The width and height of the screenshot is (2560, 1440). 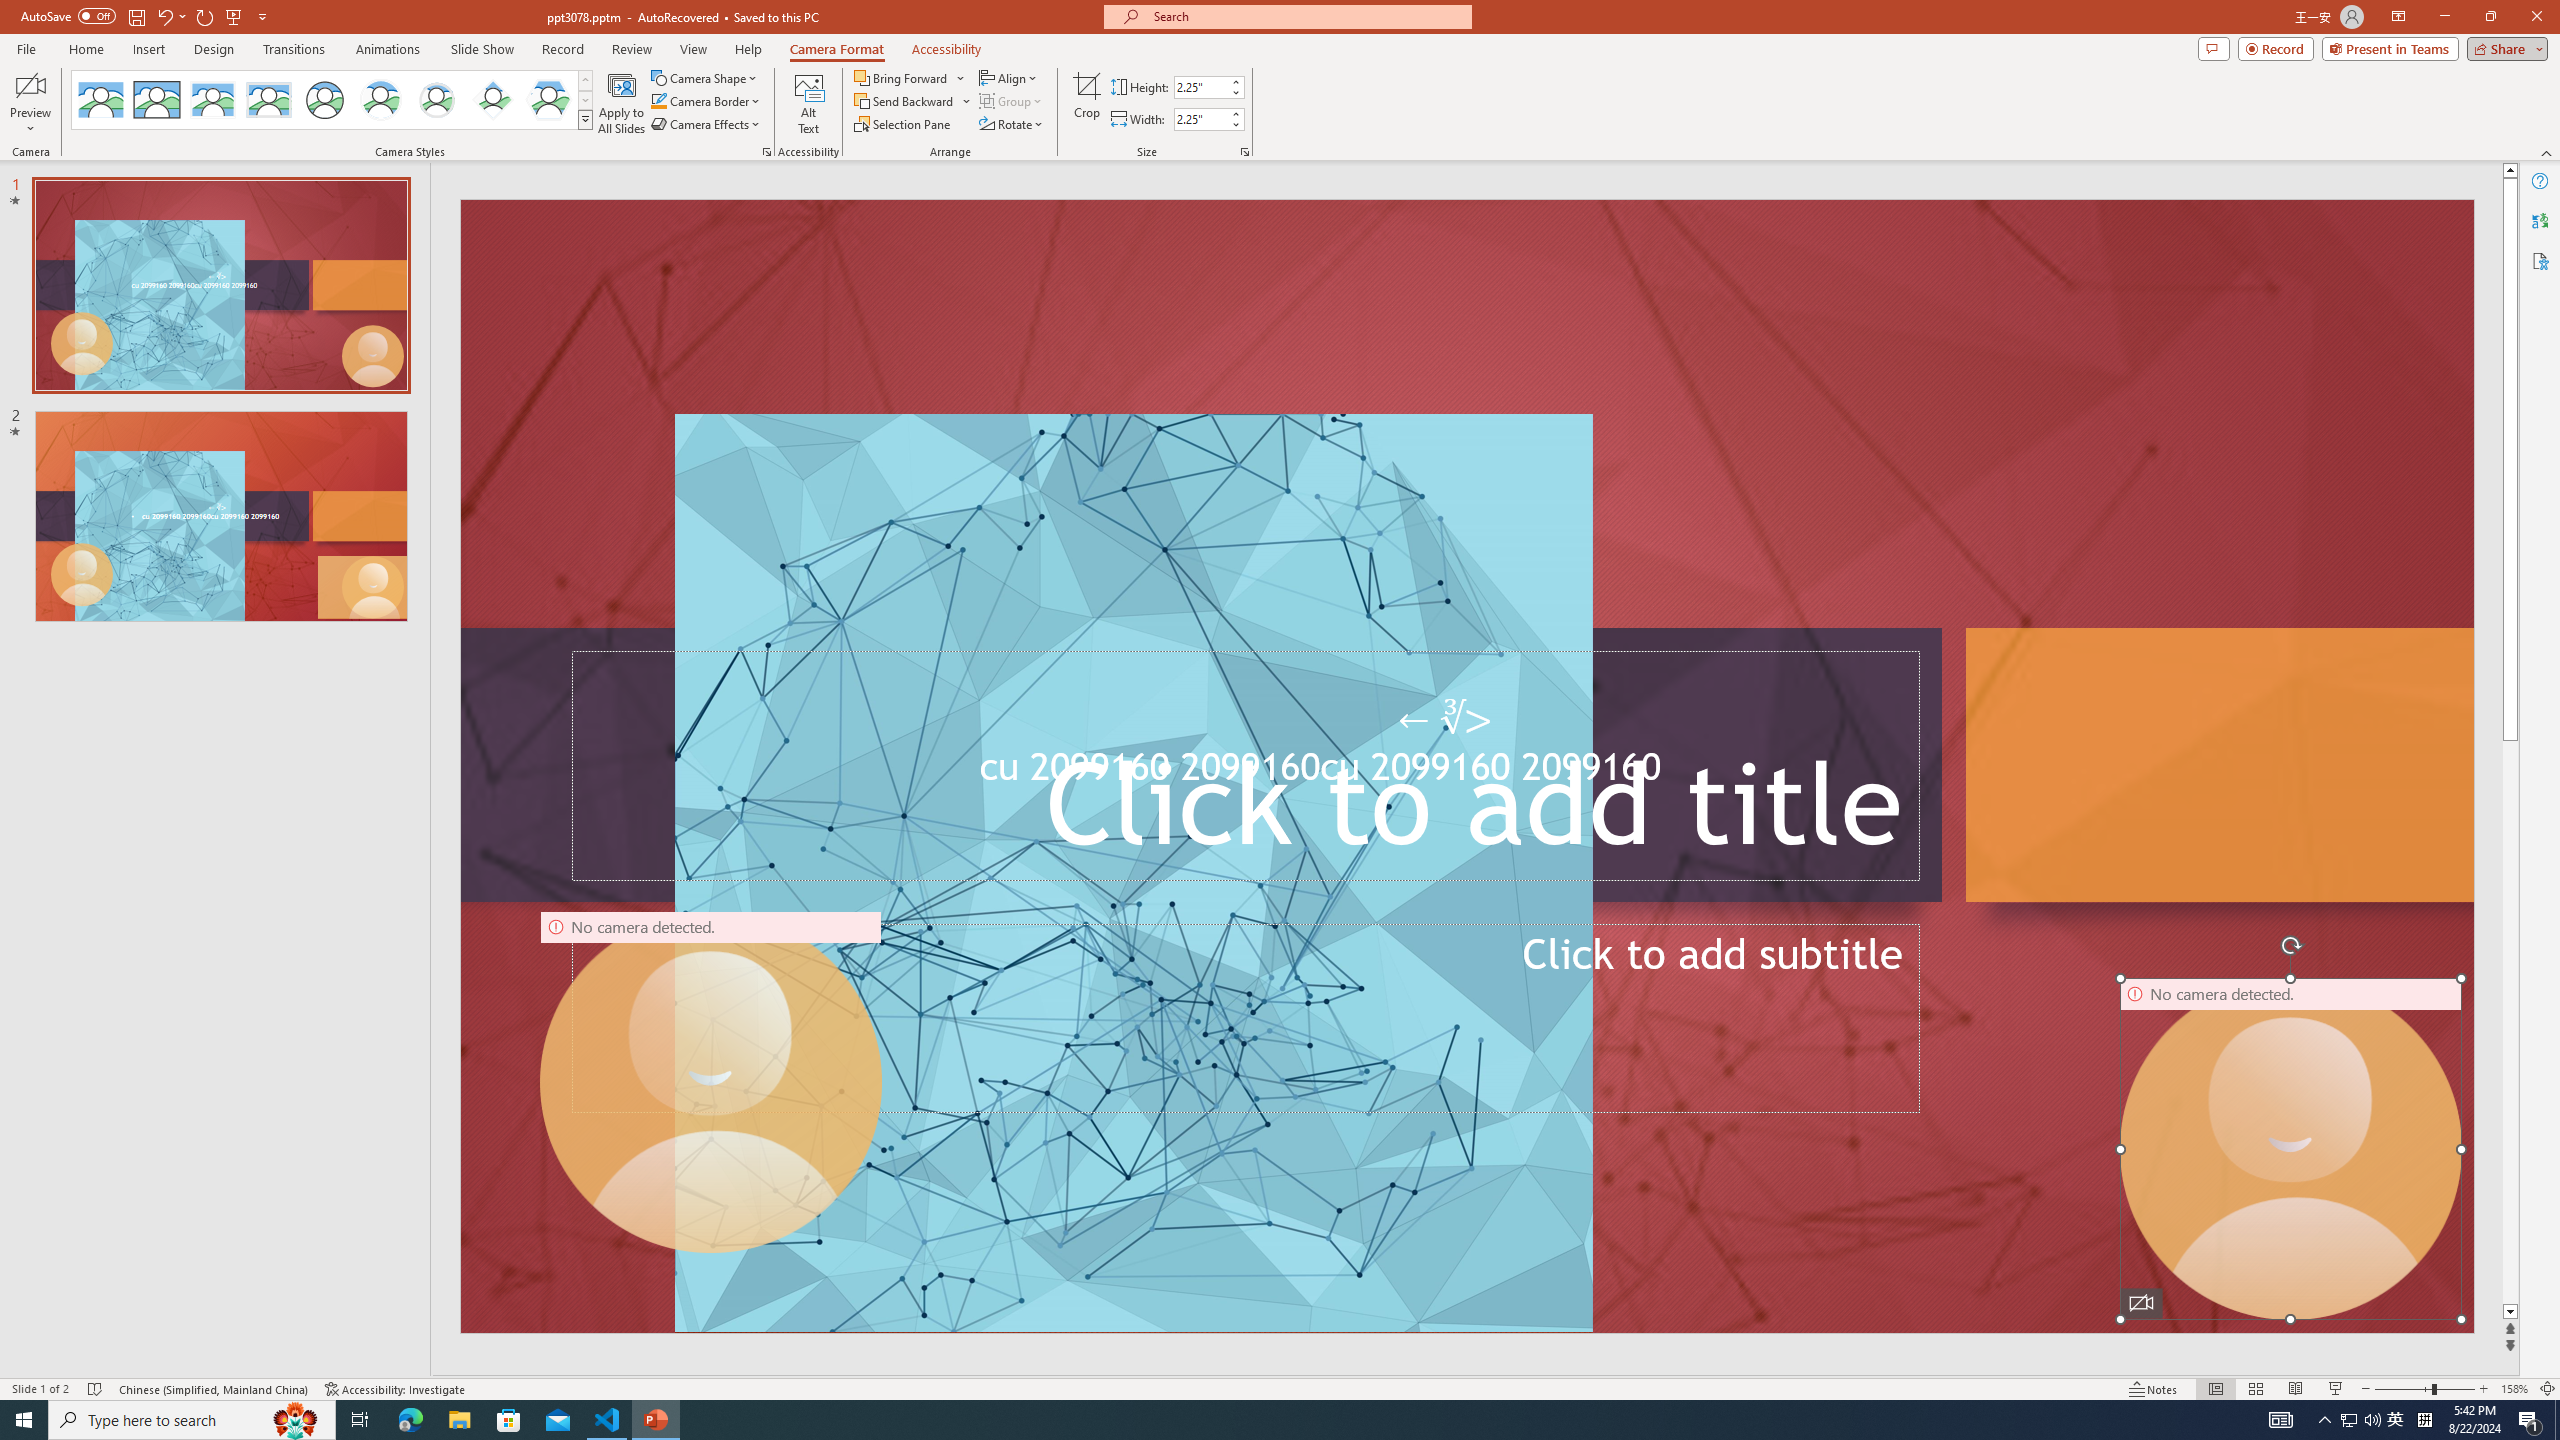 I want to click on 'TextBox 61', so click(x=1463, y=770).